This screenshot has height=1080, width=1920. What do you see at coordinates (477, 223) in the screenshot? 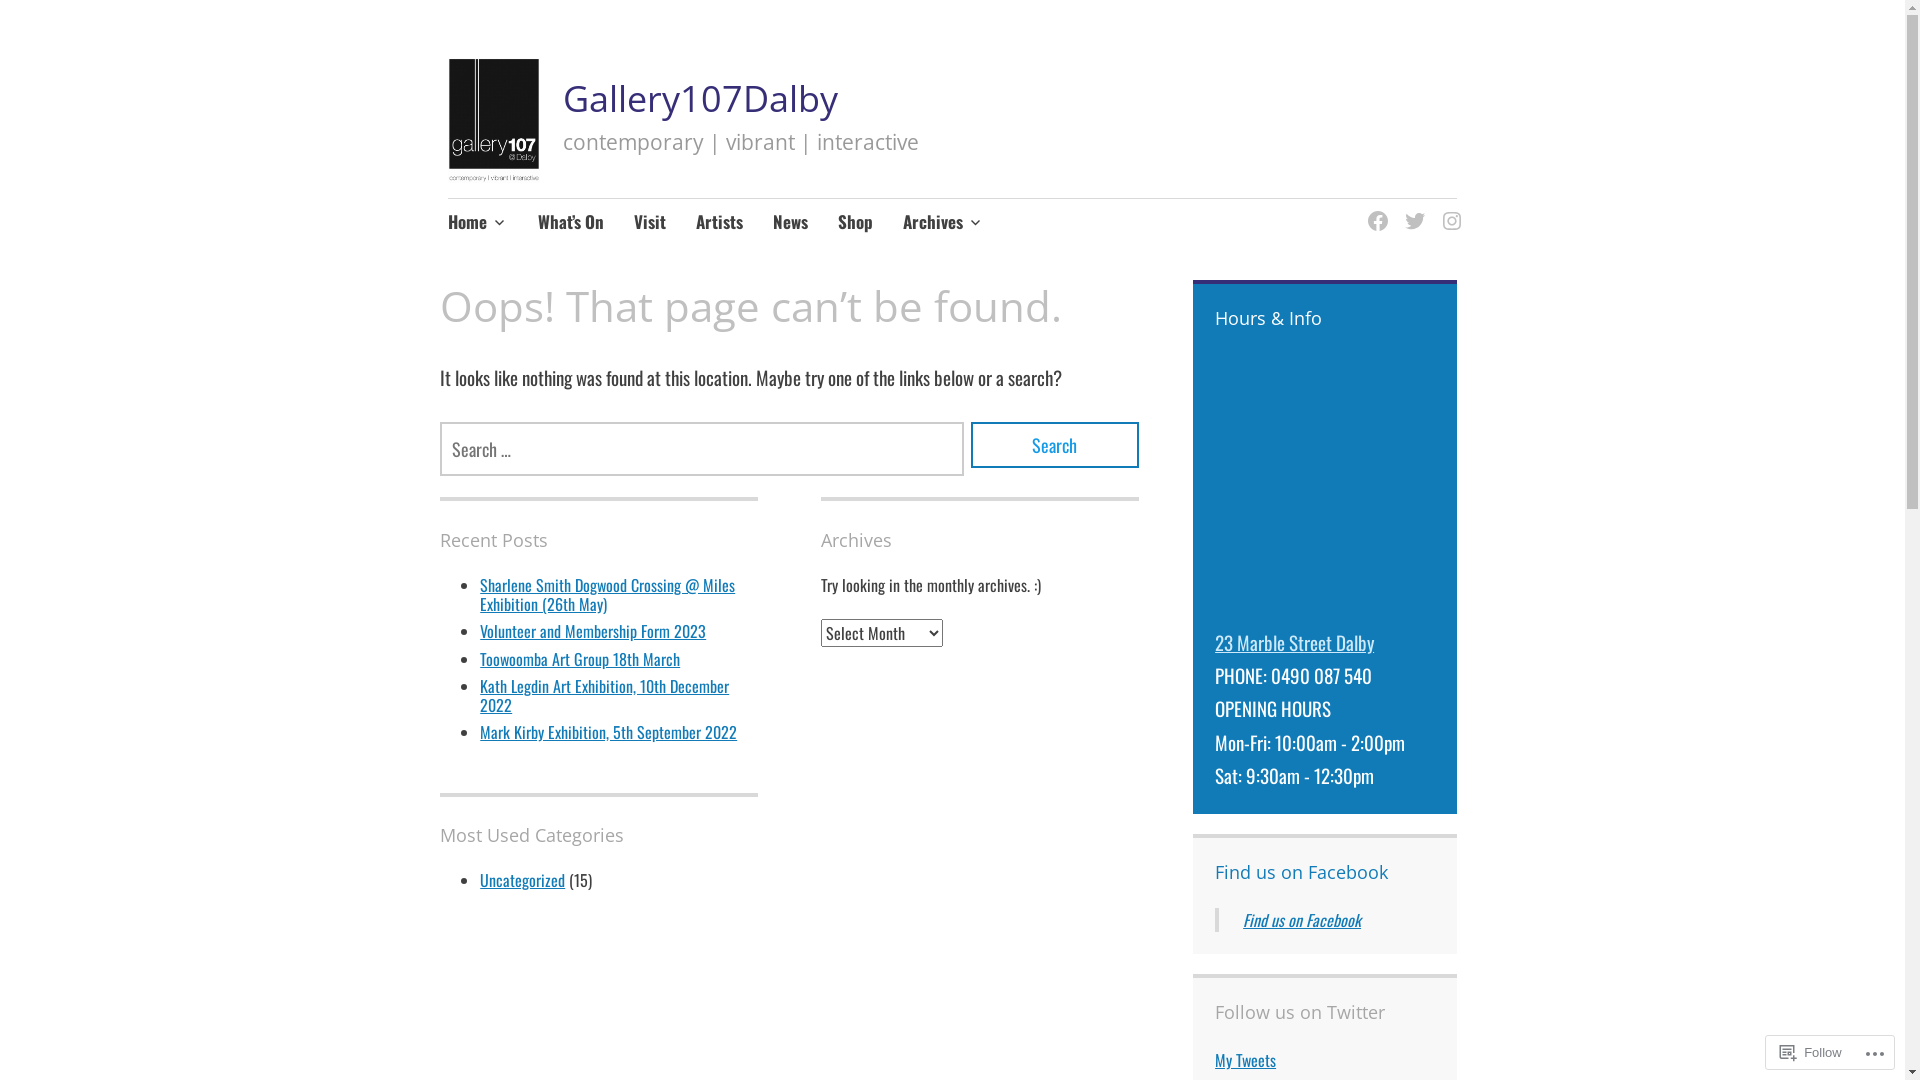
I see `'Home'` at bounding box center [477, 223].